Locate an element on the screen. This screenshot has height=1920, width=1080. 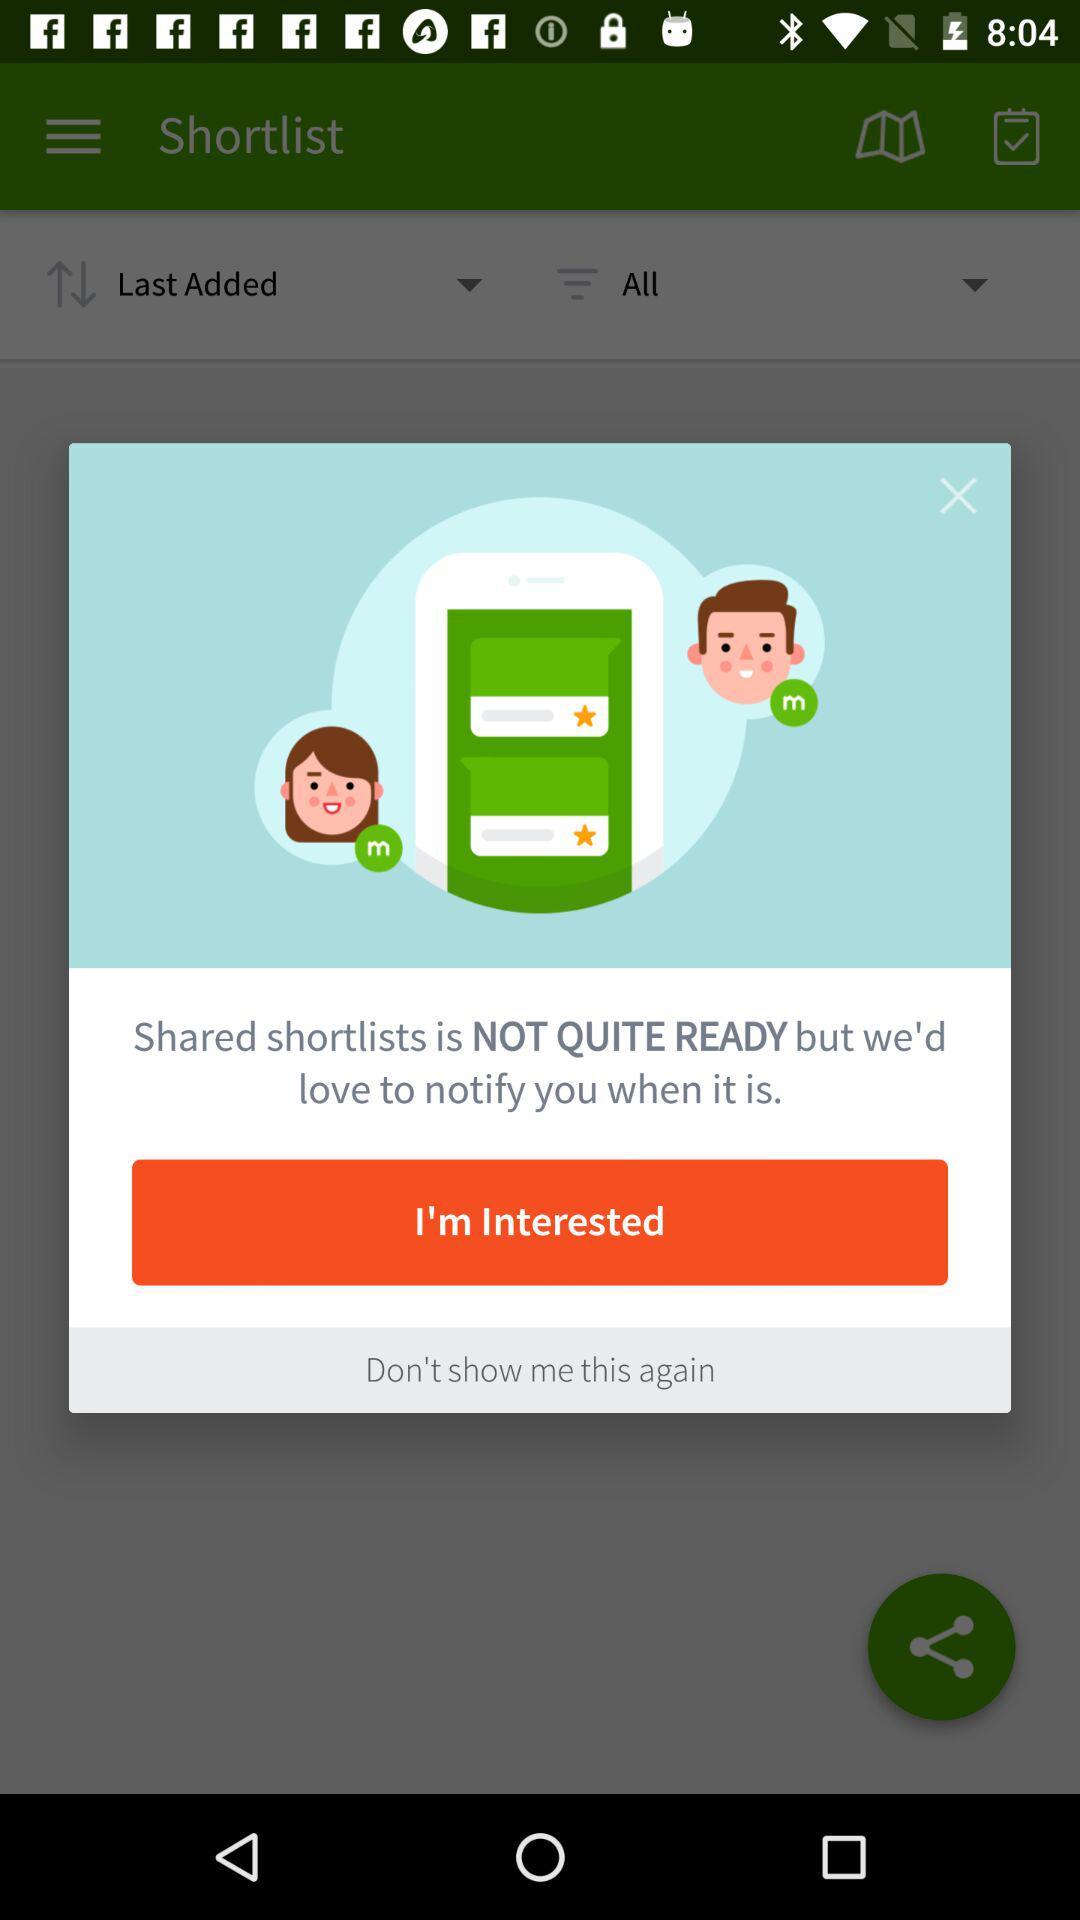
this page is located at coordinates (957, 495).